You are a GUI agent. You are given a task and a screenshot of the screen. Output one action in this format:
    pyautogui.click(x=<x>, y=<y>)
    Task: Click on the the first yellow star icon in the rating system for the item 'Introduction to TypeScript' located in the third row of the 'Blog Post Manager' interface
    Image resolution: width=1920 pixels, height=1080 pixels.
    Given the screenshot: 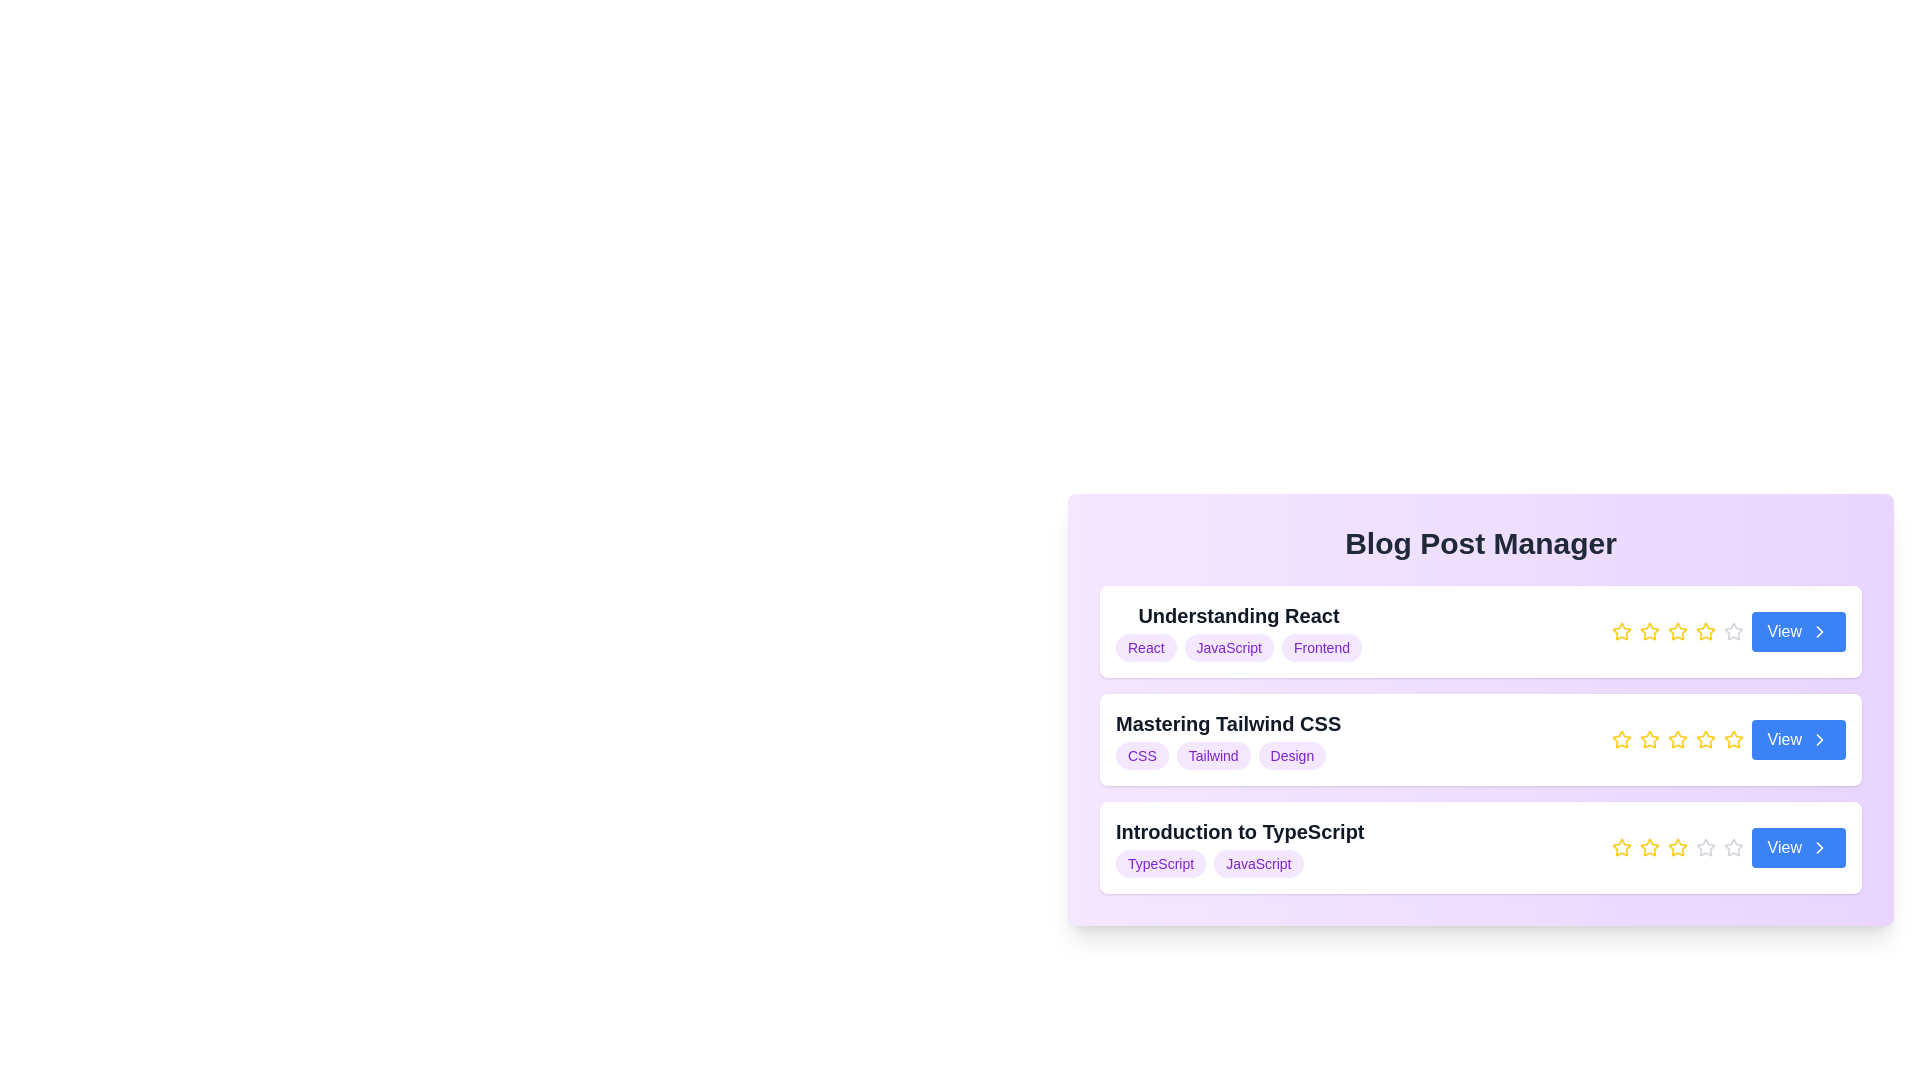 What is the action you would take?
    pyautogui.click(x=1621, y=848)
    